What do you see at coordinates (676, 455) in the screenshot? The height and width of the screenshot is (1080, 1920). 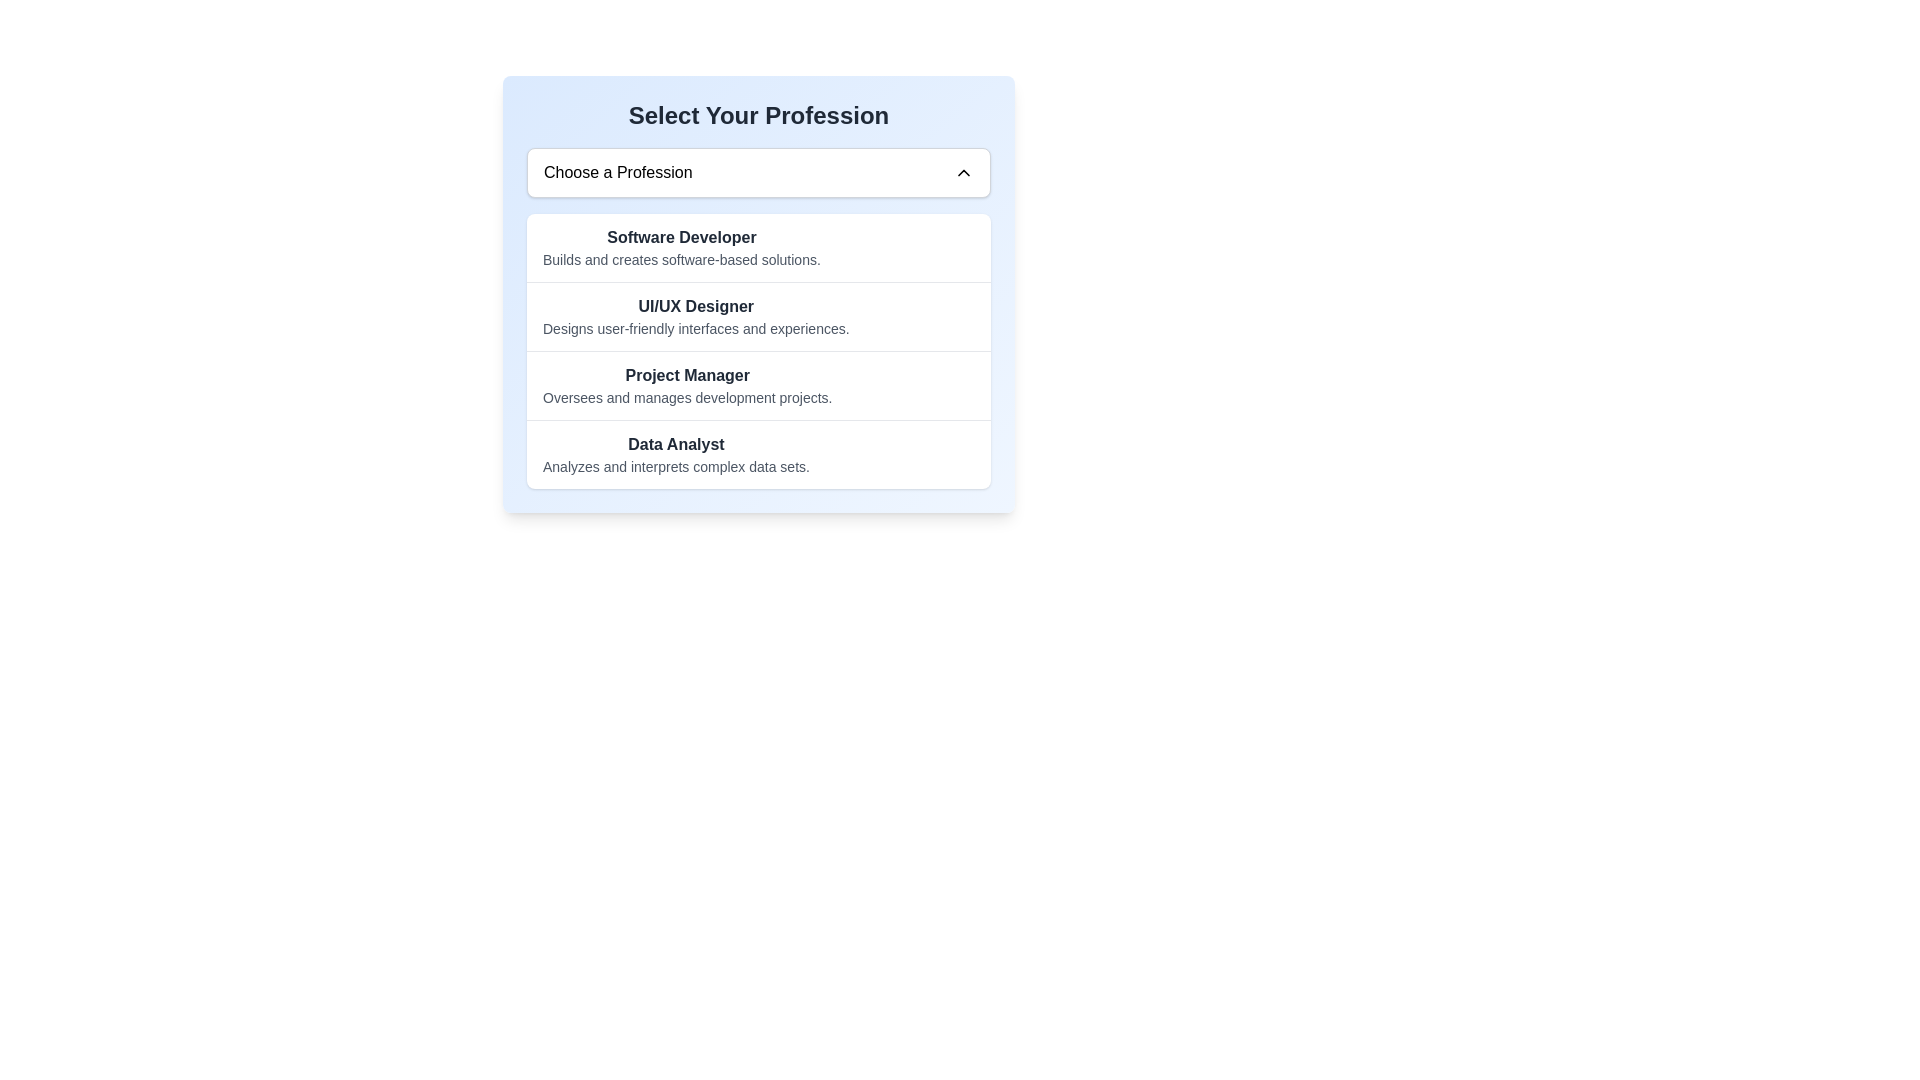 I see `the selectable option for 'Data Analyst' in the profession selection menu` at bounding box center [676, 455].